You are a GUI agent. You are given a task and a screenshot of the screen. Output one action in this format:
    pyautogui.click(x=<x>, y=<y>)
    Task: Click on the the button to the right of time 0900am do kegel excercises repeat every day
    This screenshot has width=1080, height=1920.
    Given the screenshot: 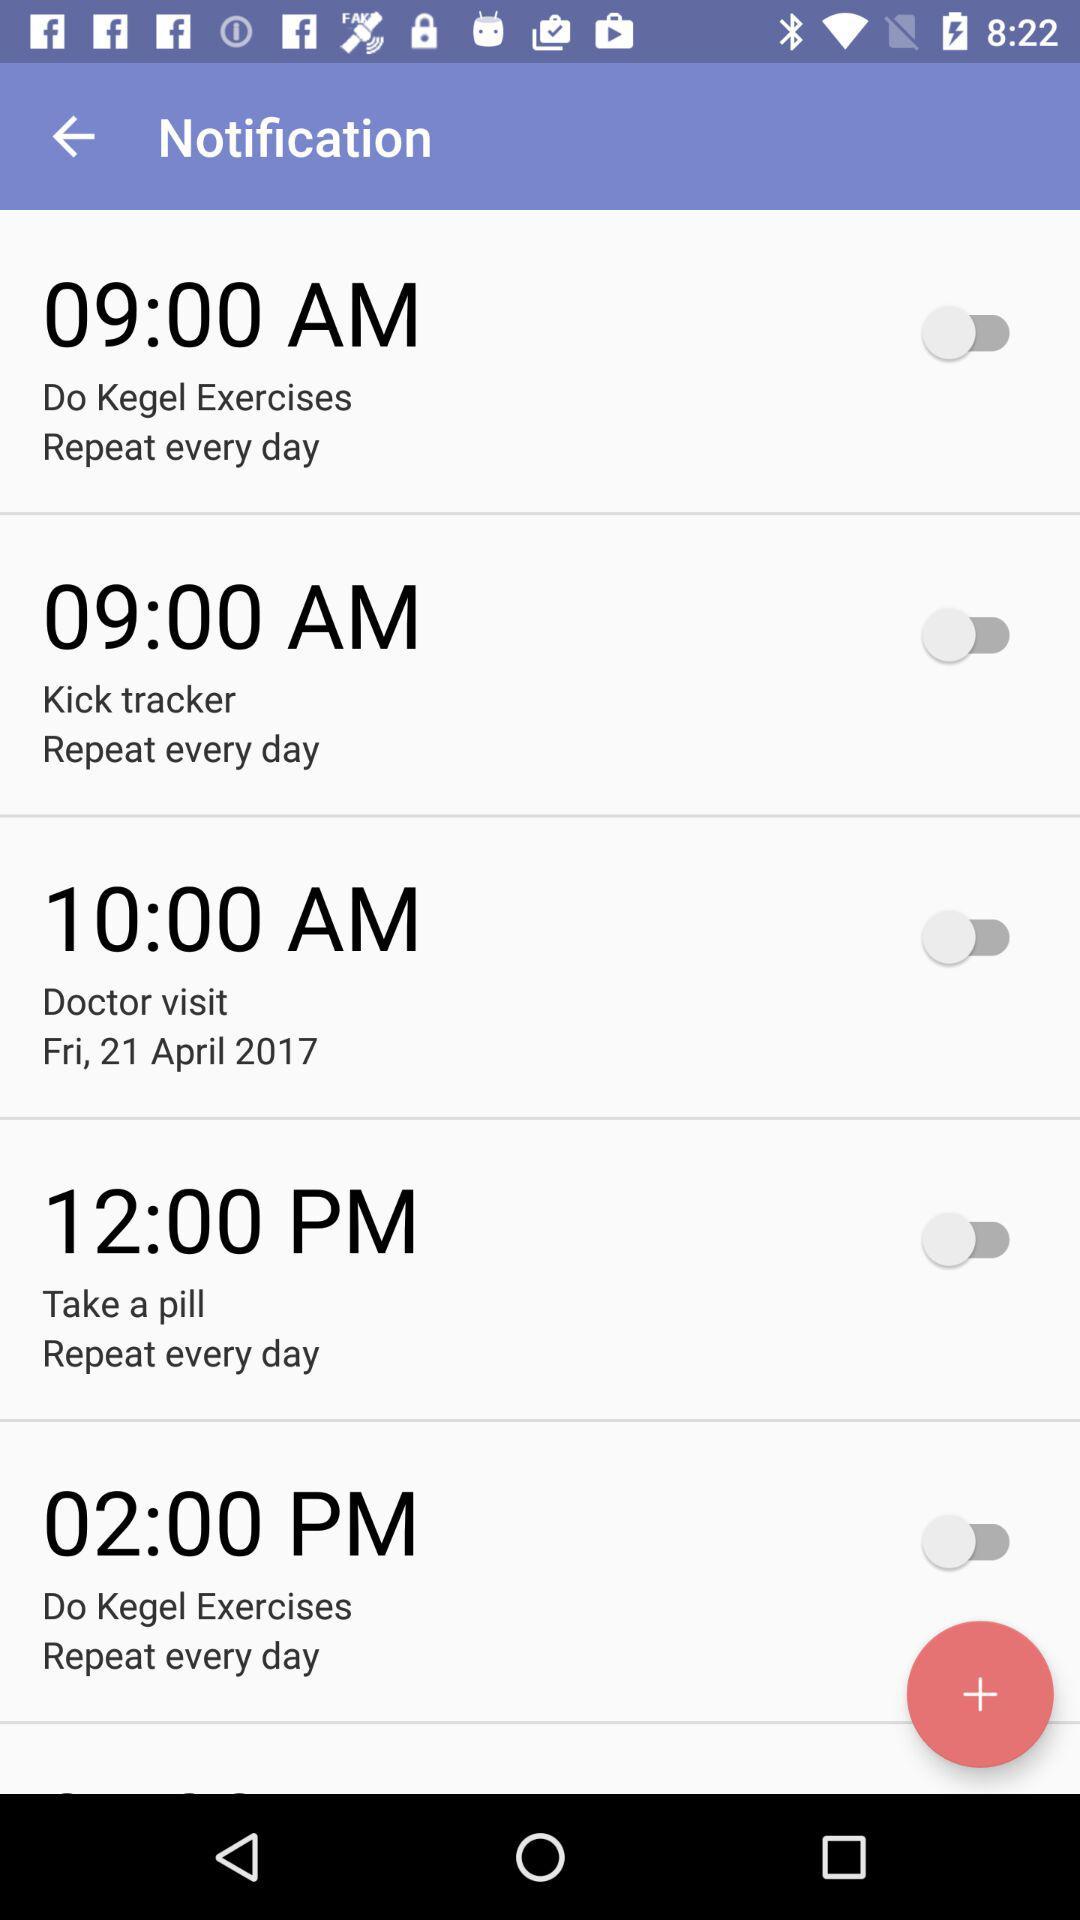 What is the action you would take?
    pyautogui.click(x=974, y=332)
    